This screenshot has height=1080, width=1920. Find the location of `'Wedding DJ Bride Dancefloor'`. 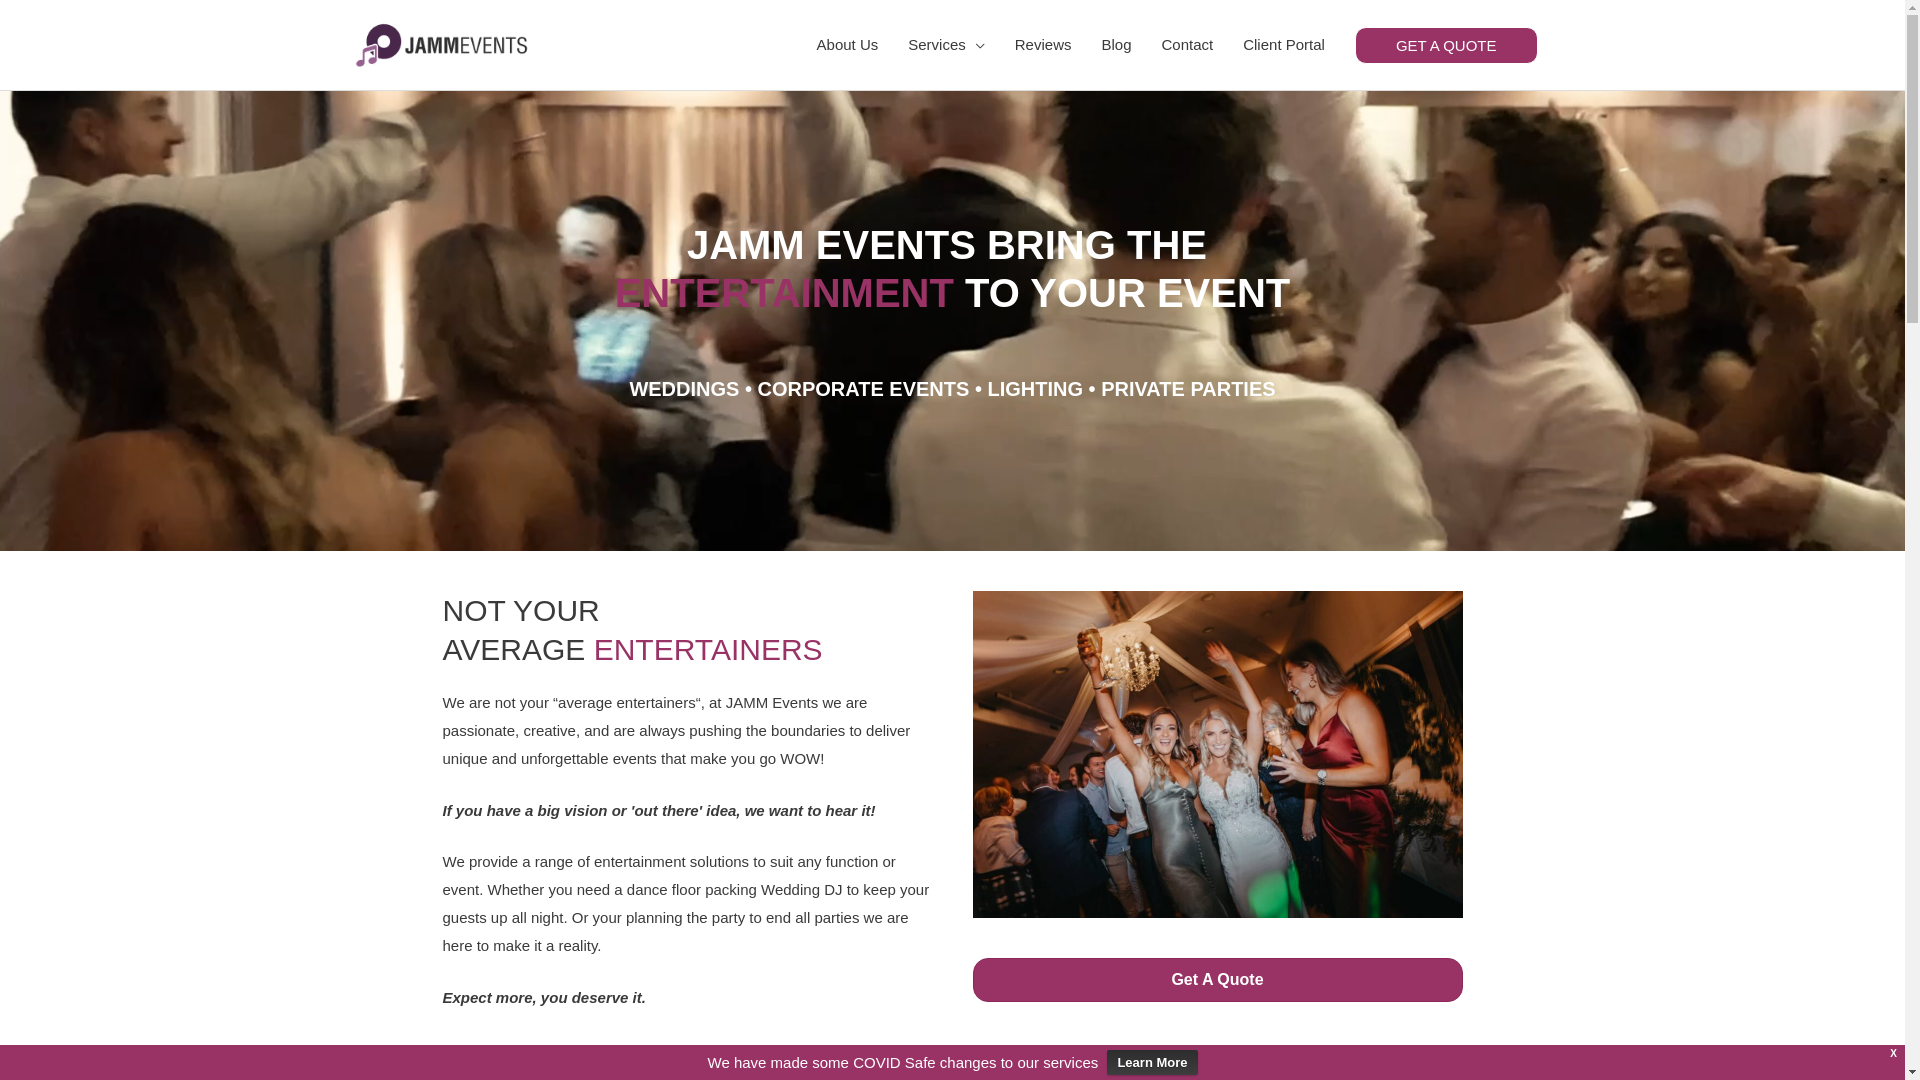

'Wedding DJ Bride Dancefloor' is located at coordinates (1216, 754).